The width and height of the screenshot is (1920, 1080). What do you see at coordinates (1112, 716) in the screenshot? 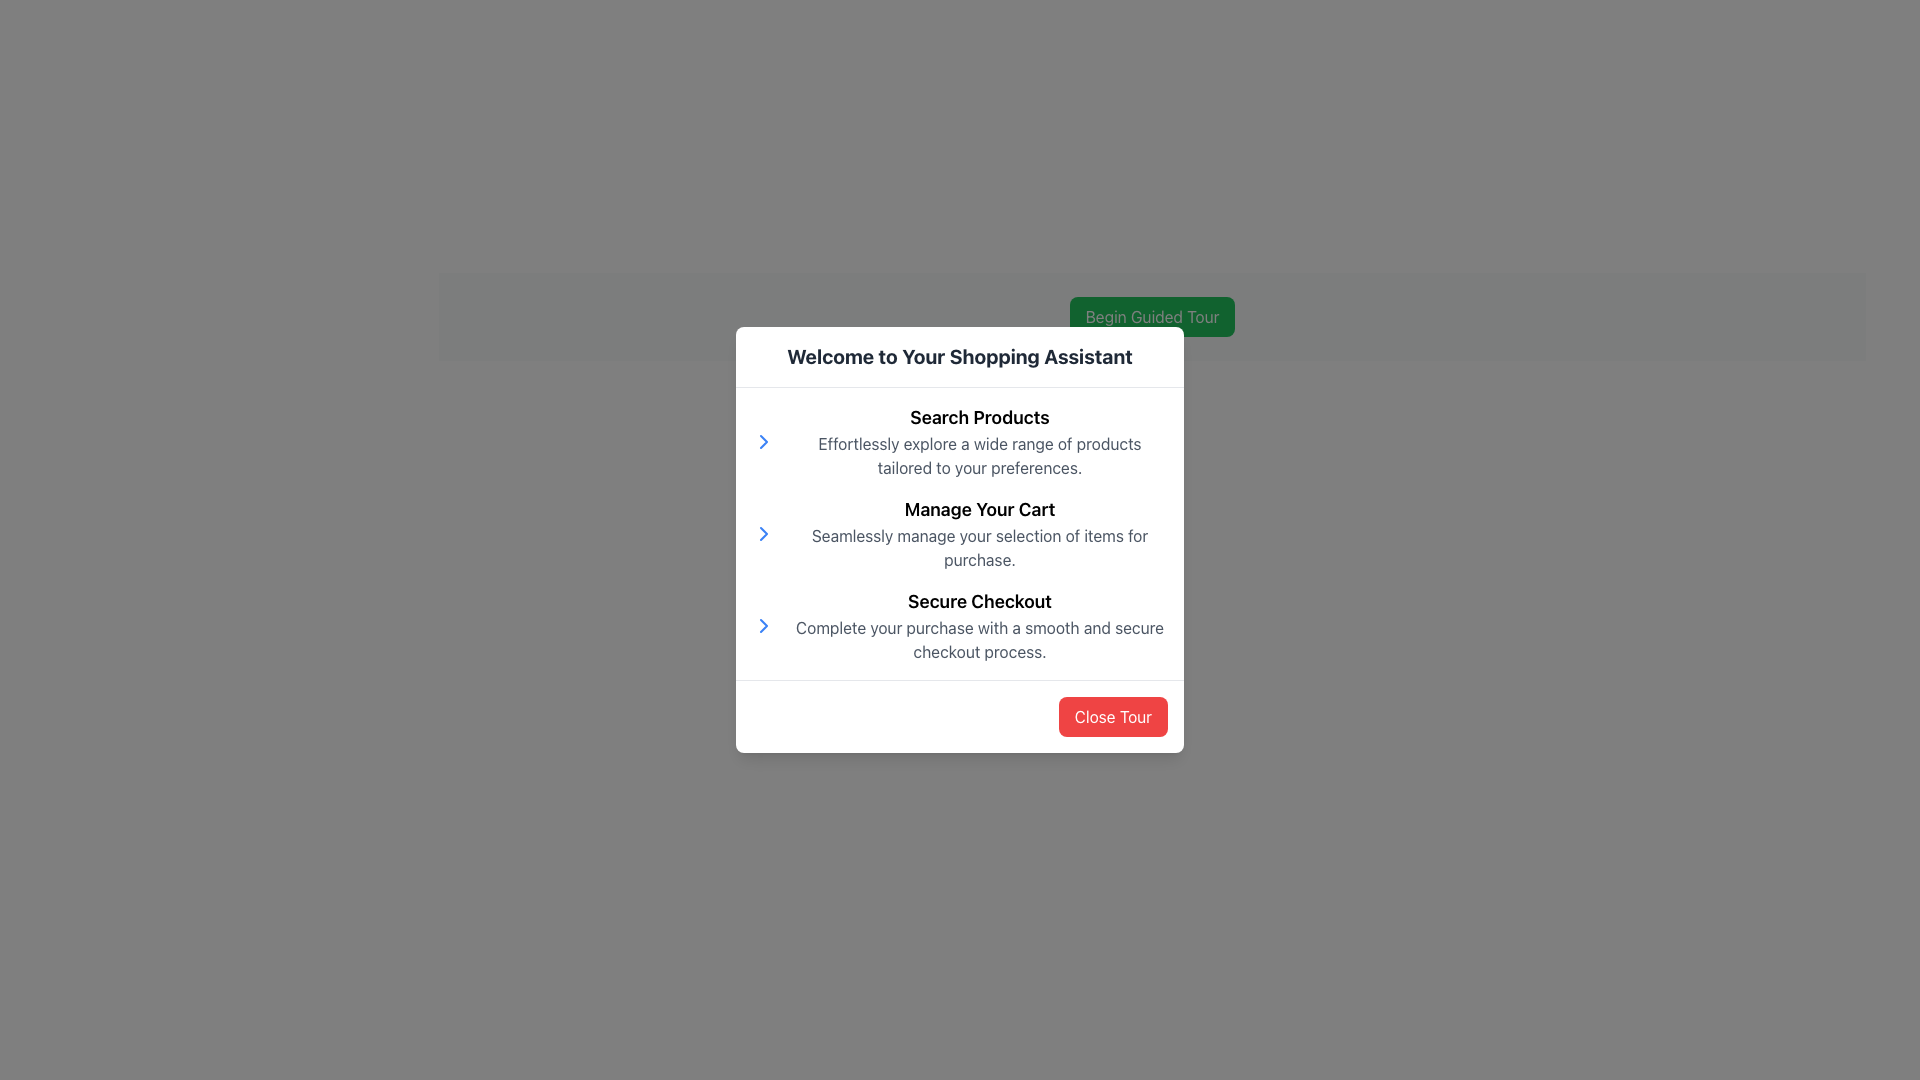
I see `the close button located at the bottom-right of the dialog box to trigger visual feedback` at bounding box center [1112, 716].